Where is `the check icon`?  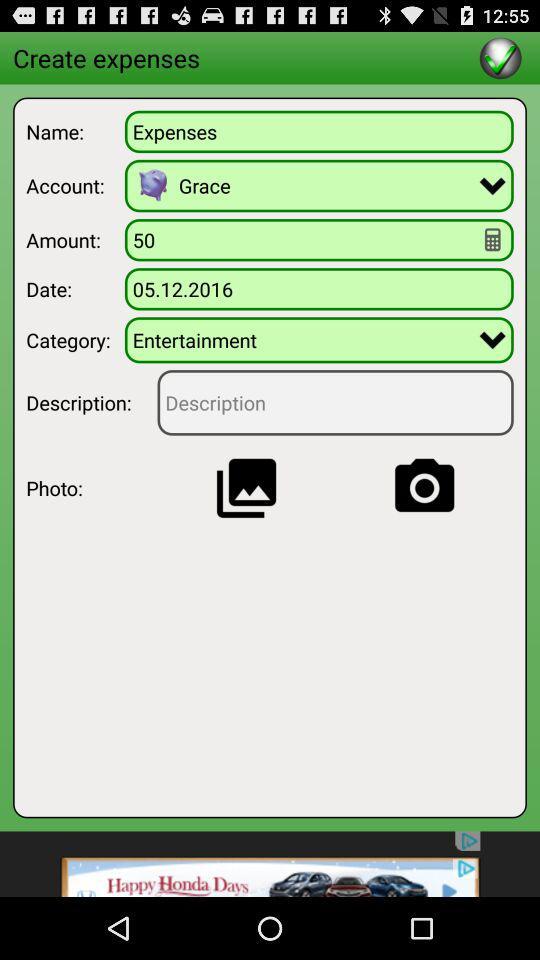 the check icon is located at coordinates (499, 61).